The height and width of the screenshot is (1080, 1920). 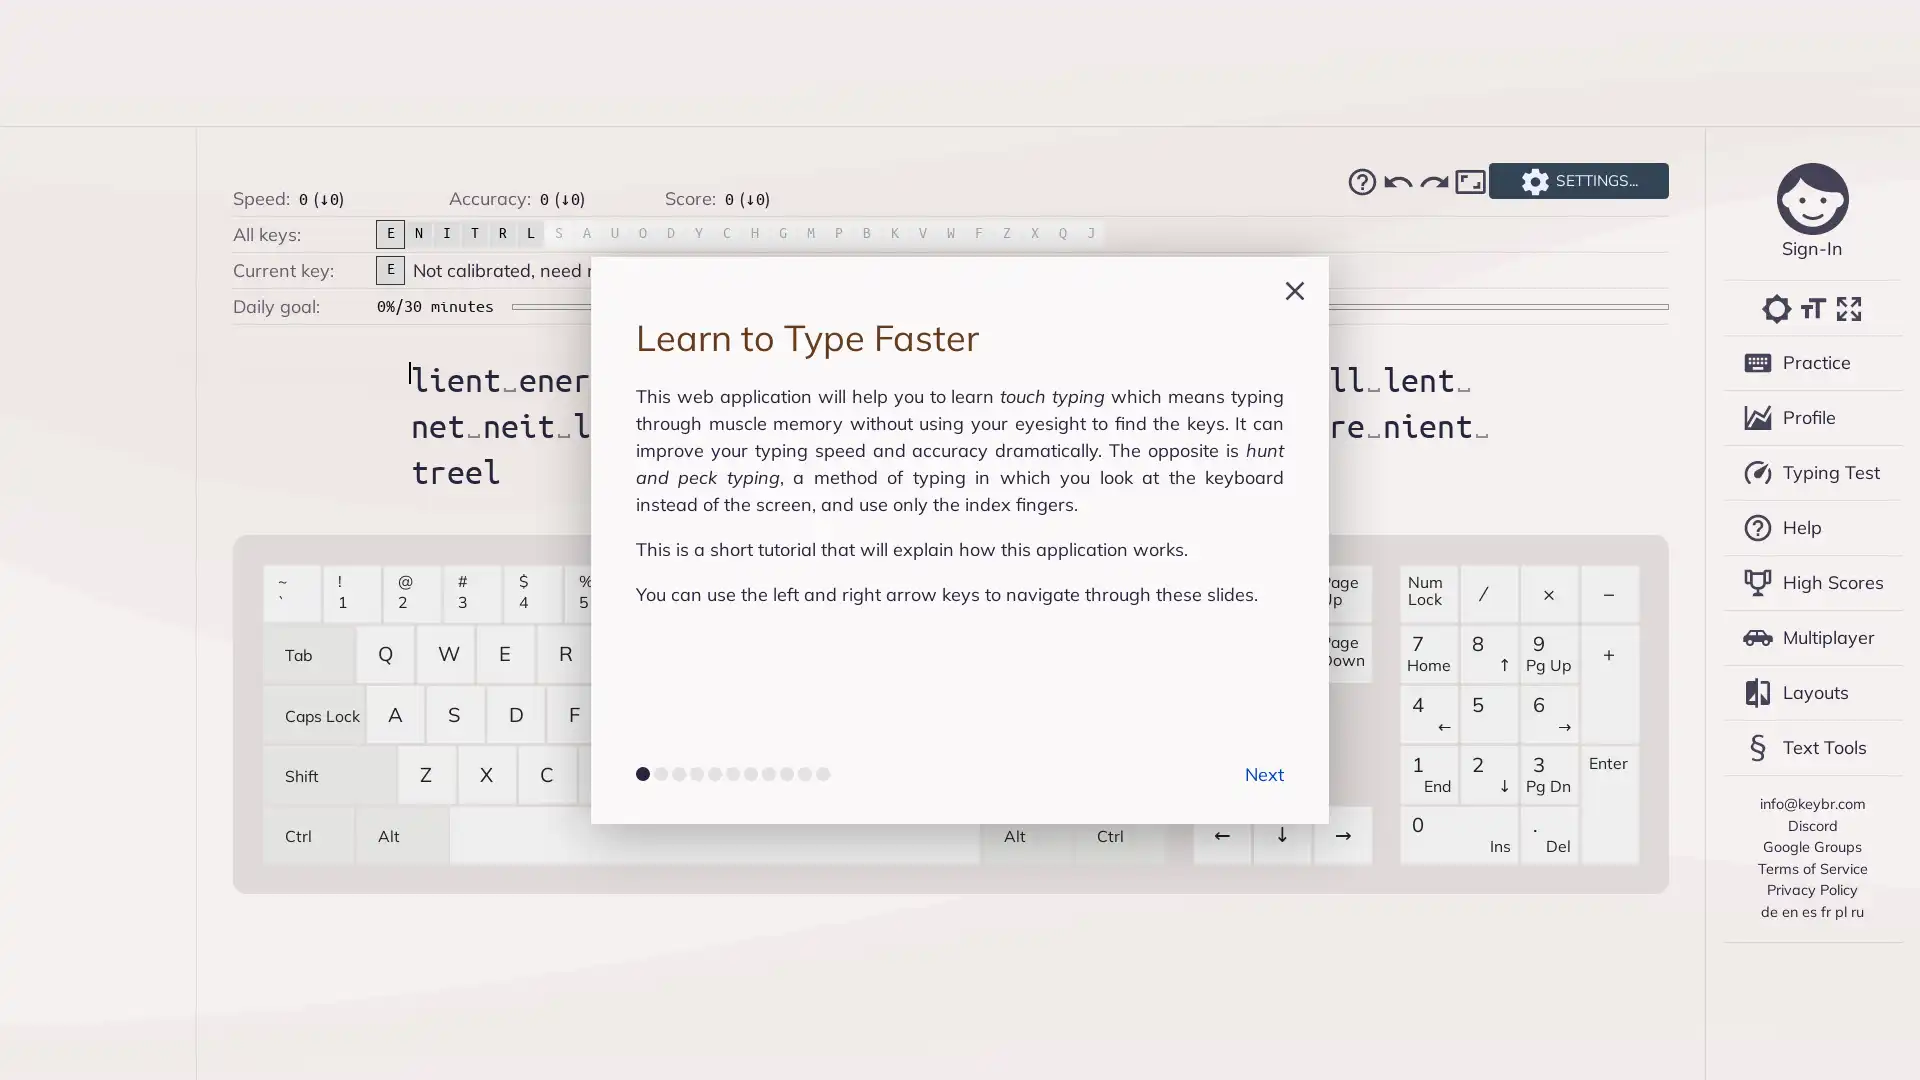 What do you see at coordinates (1776, 308) in the screenshot?
I see `Switch to theme Dark Colors.` at bounding box center [1776, 308].